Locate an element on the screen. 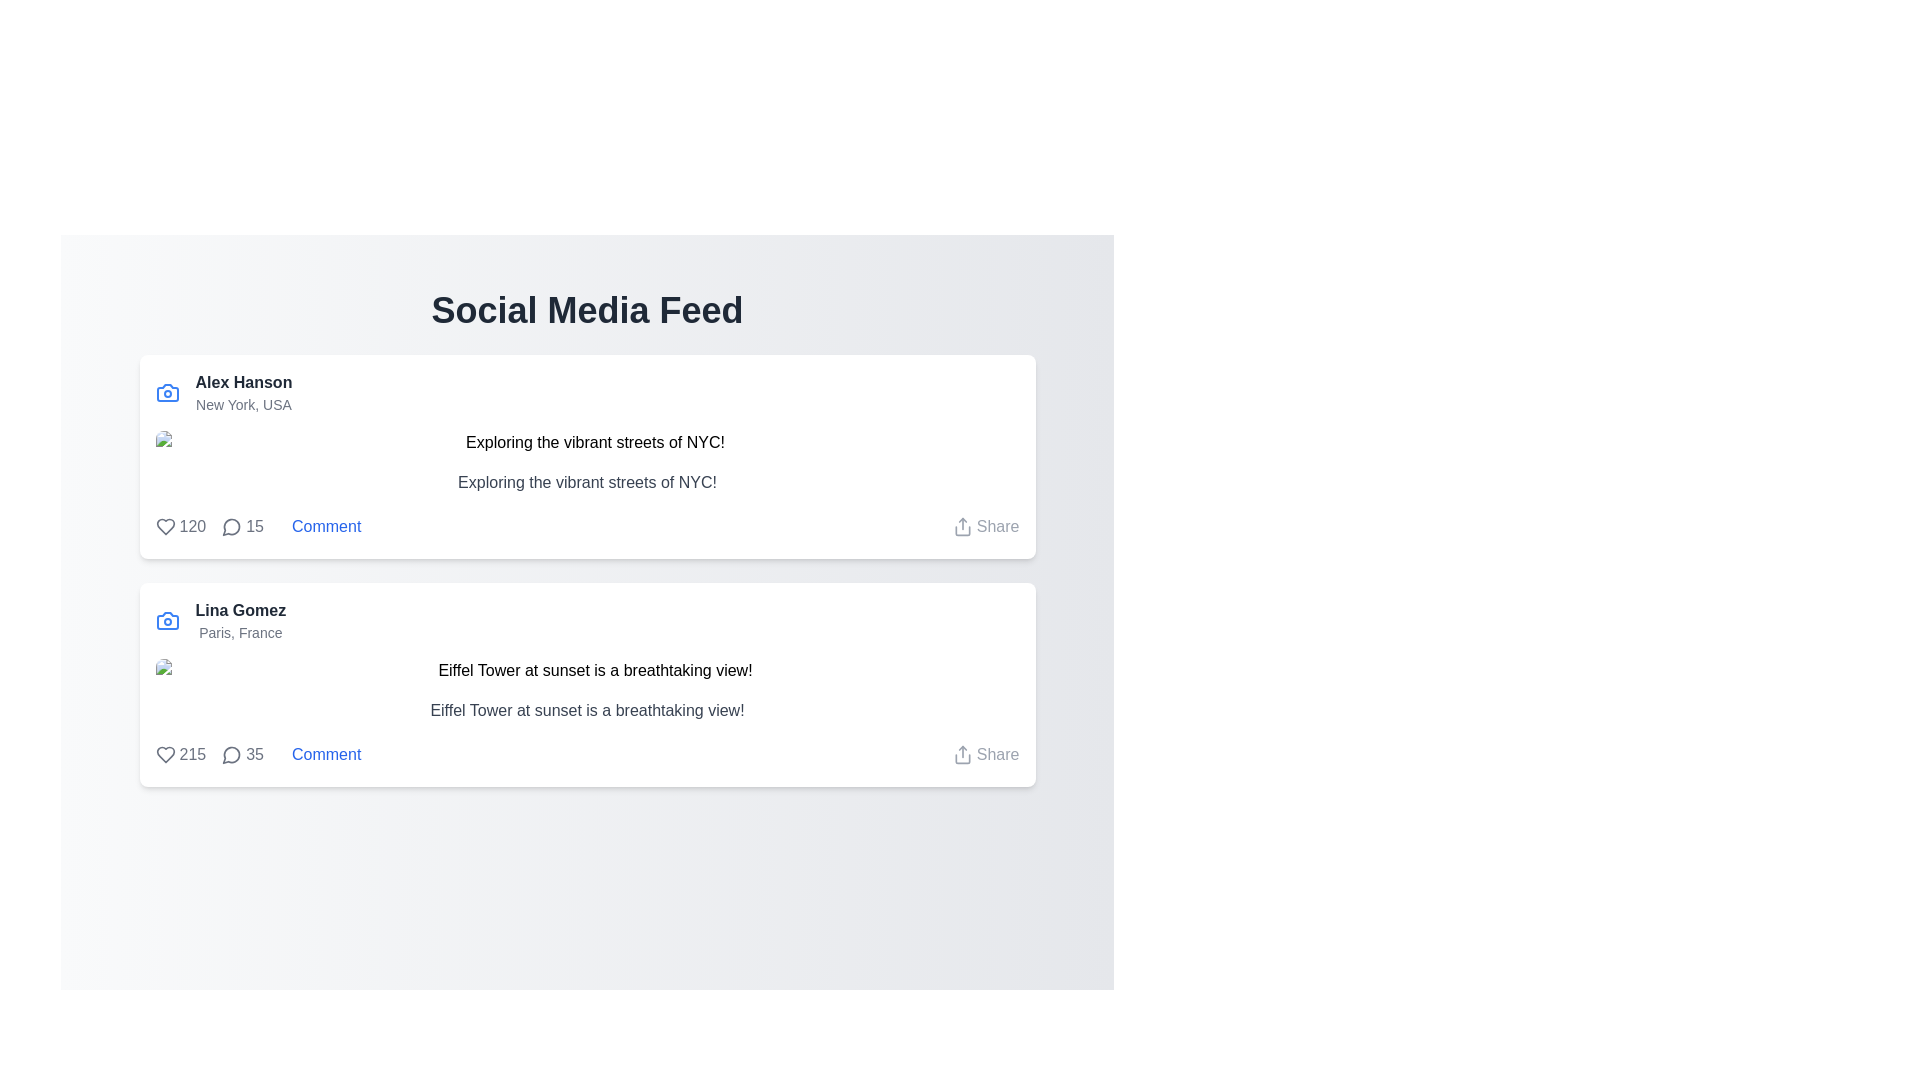 This screenshot has width=1920, height=1080. the prominently displayed heading 'Social Media Feed', which is styled in large, bold font and dark gray color, centrally aligned at the top of the feed area is located at coordinates (586, 311).